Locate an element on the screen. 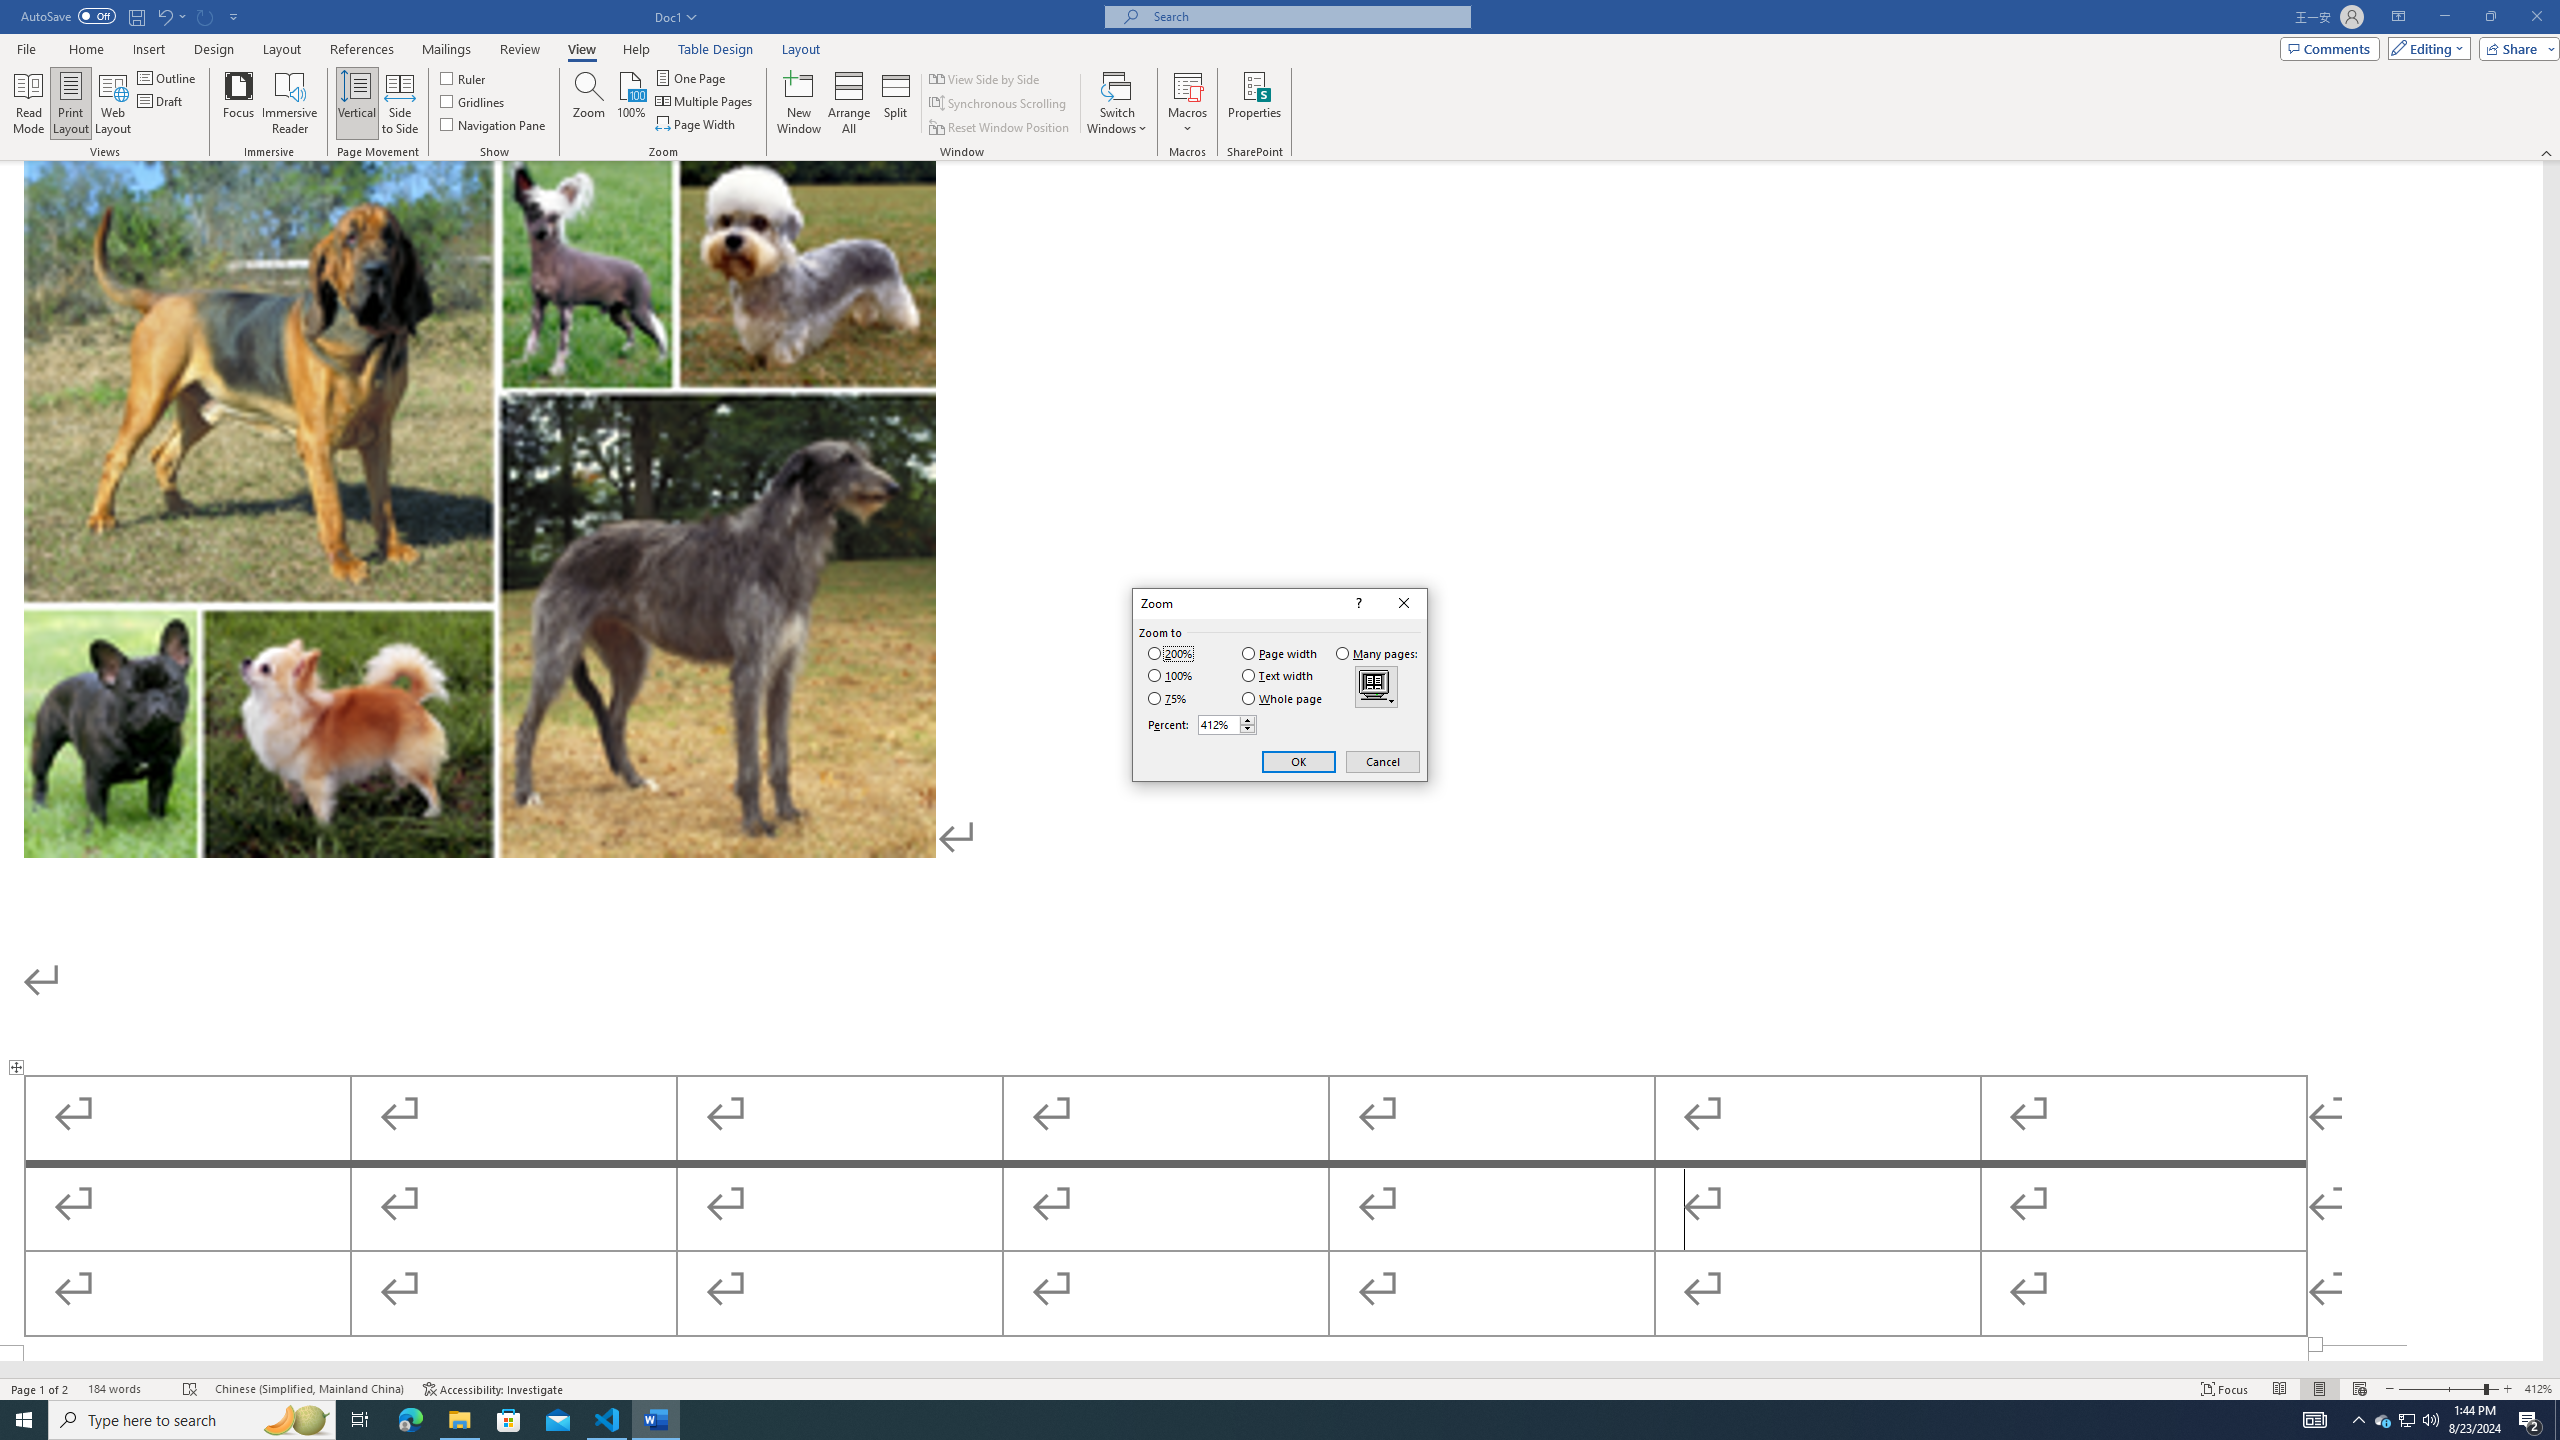 This screenshot has width=2560, height=1440. '200%' is located at coordinates (1170, 654).